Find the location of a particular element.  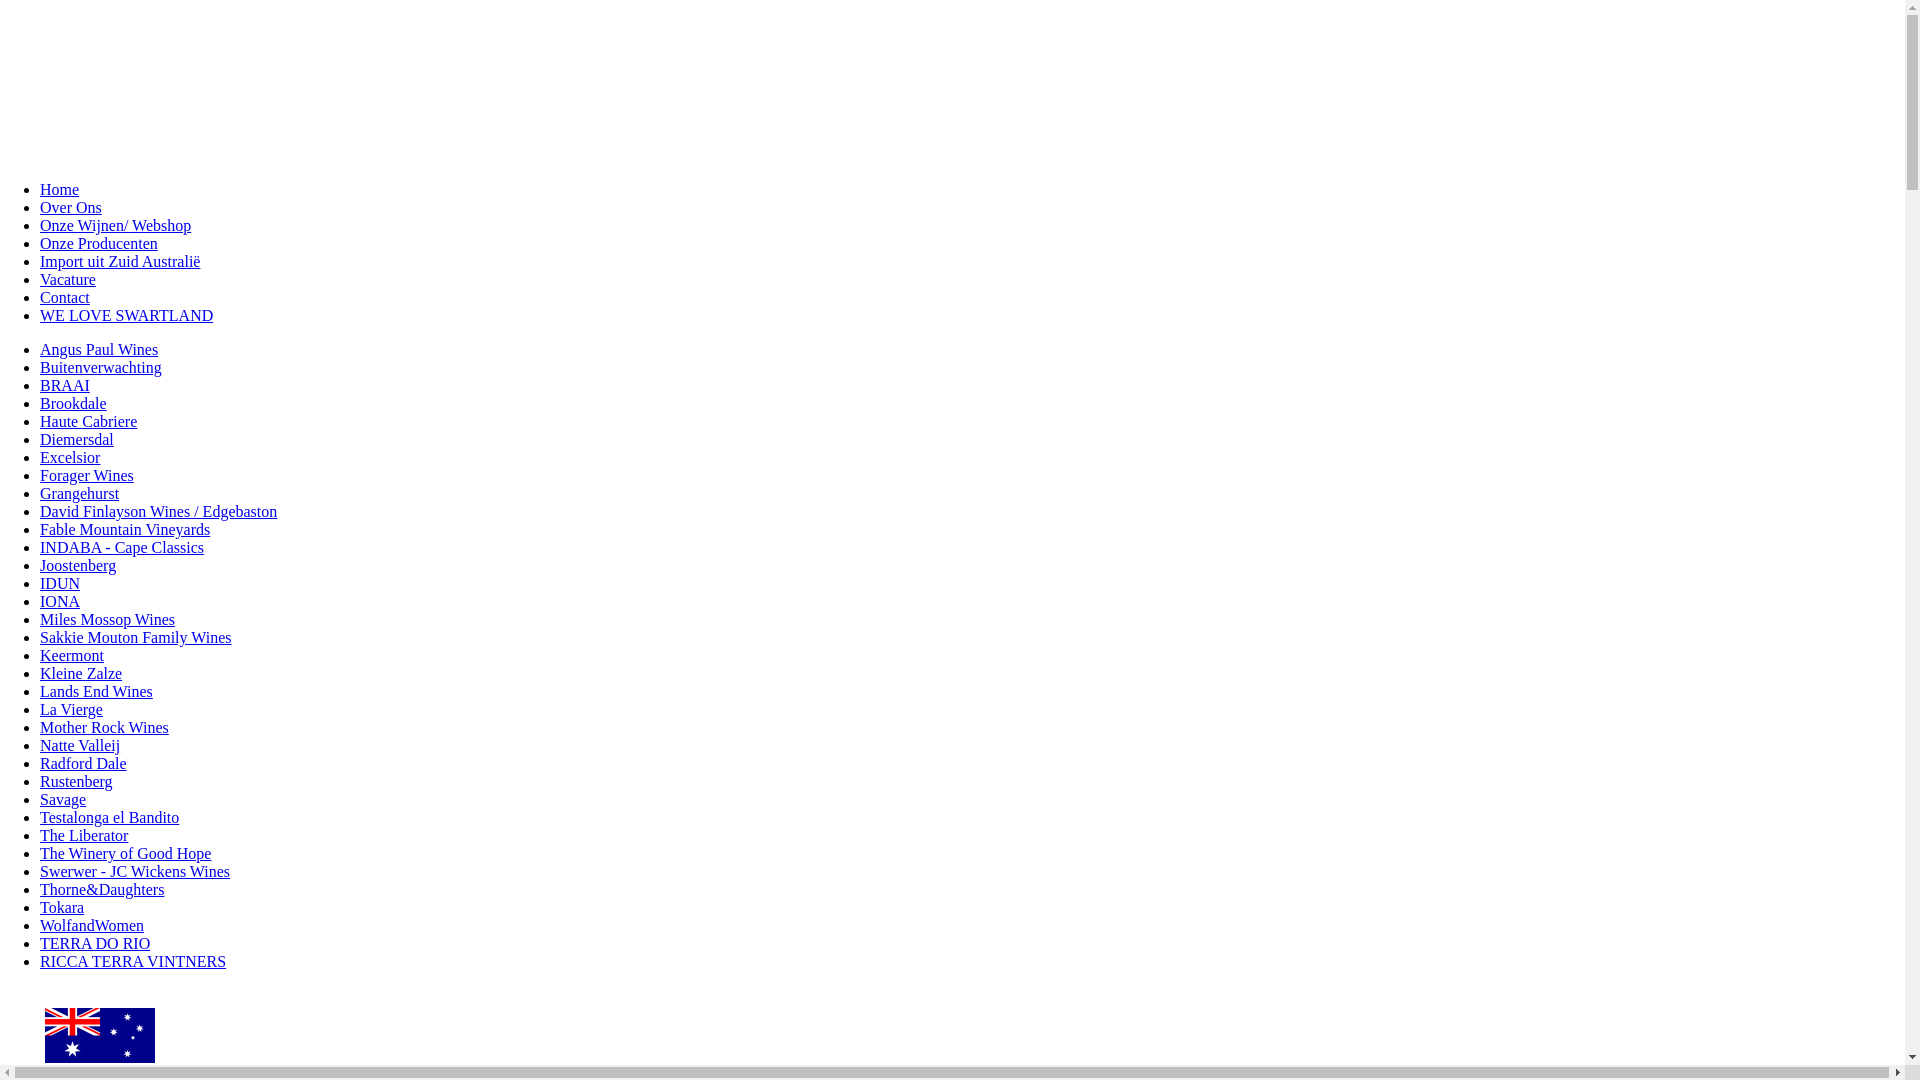

'Rustenberg' is located at coordinates (76, 780).